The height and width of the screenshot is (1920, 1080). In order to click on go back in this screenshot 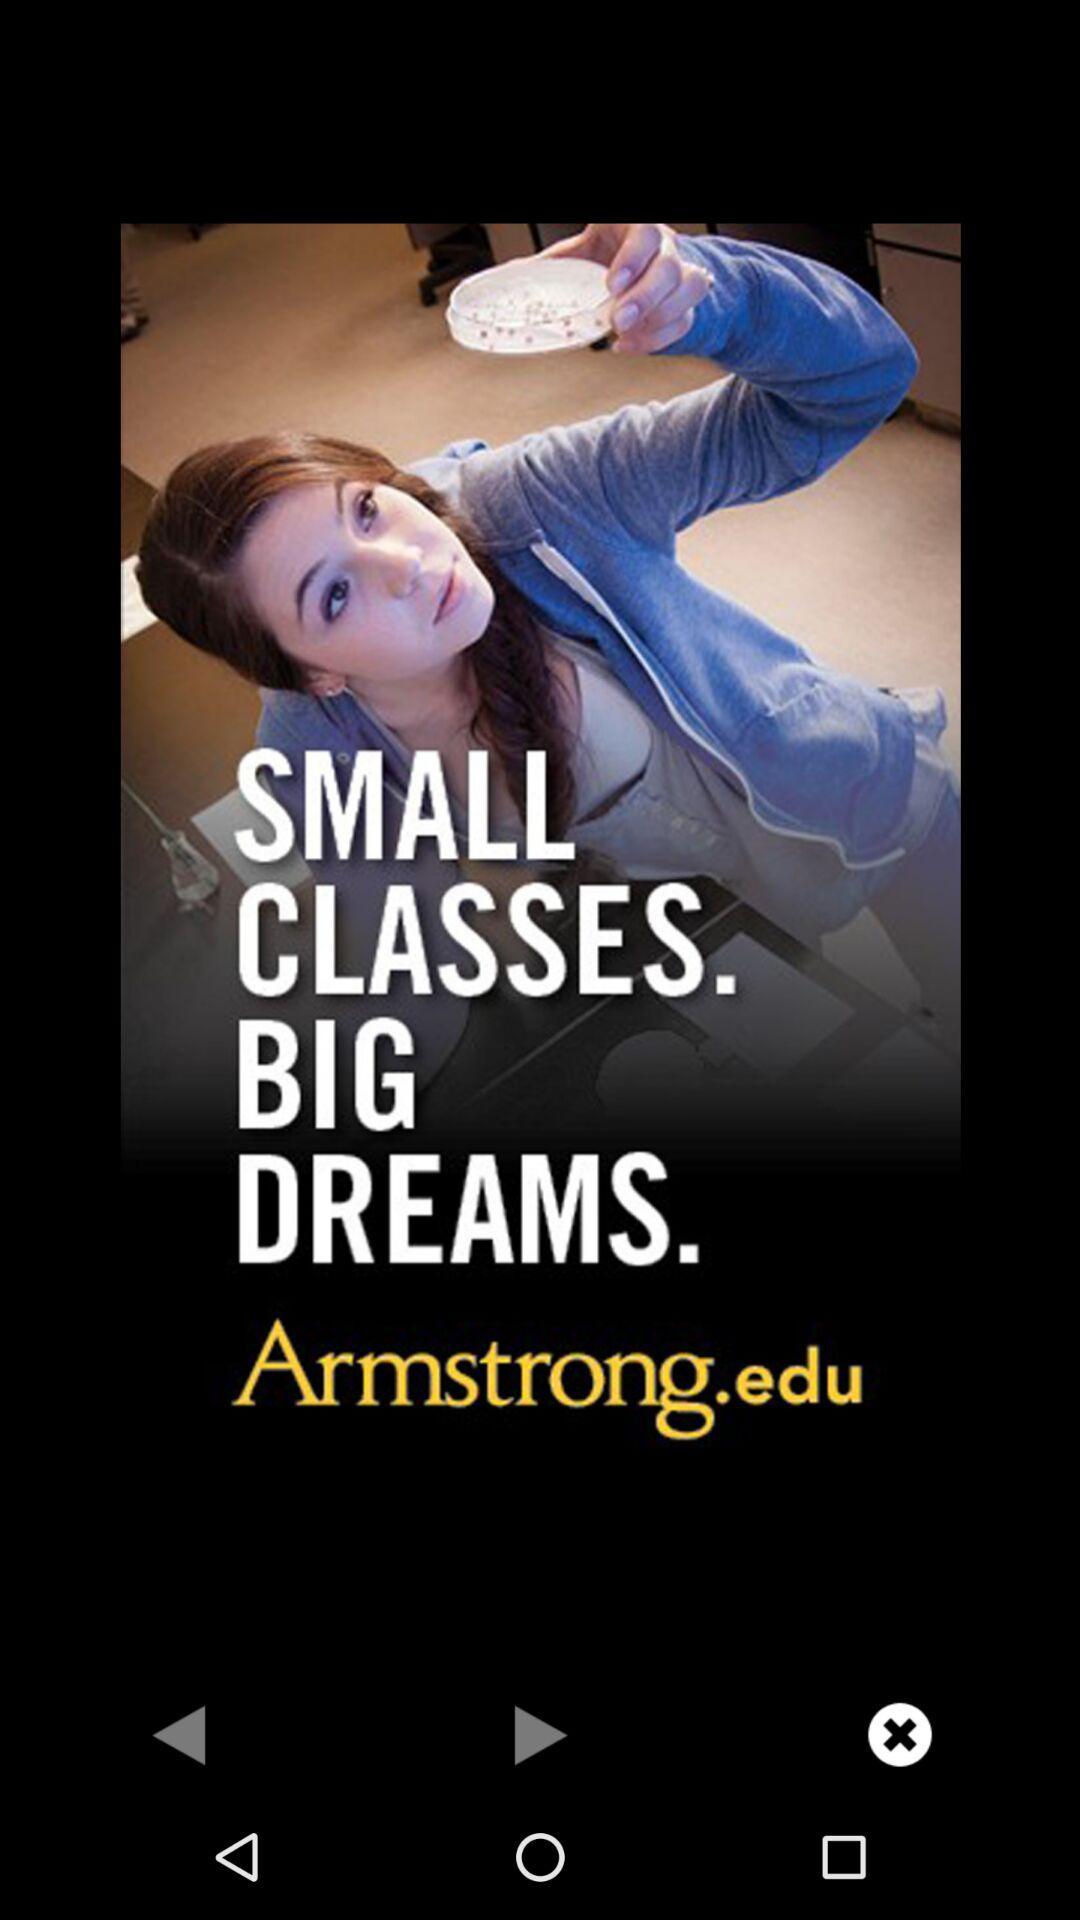, I will do `click(180, 1733)`.